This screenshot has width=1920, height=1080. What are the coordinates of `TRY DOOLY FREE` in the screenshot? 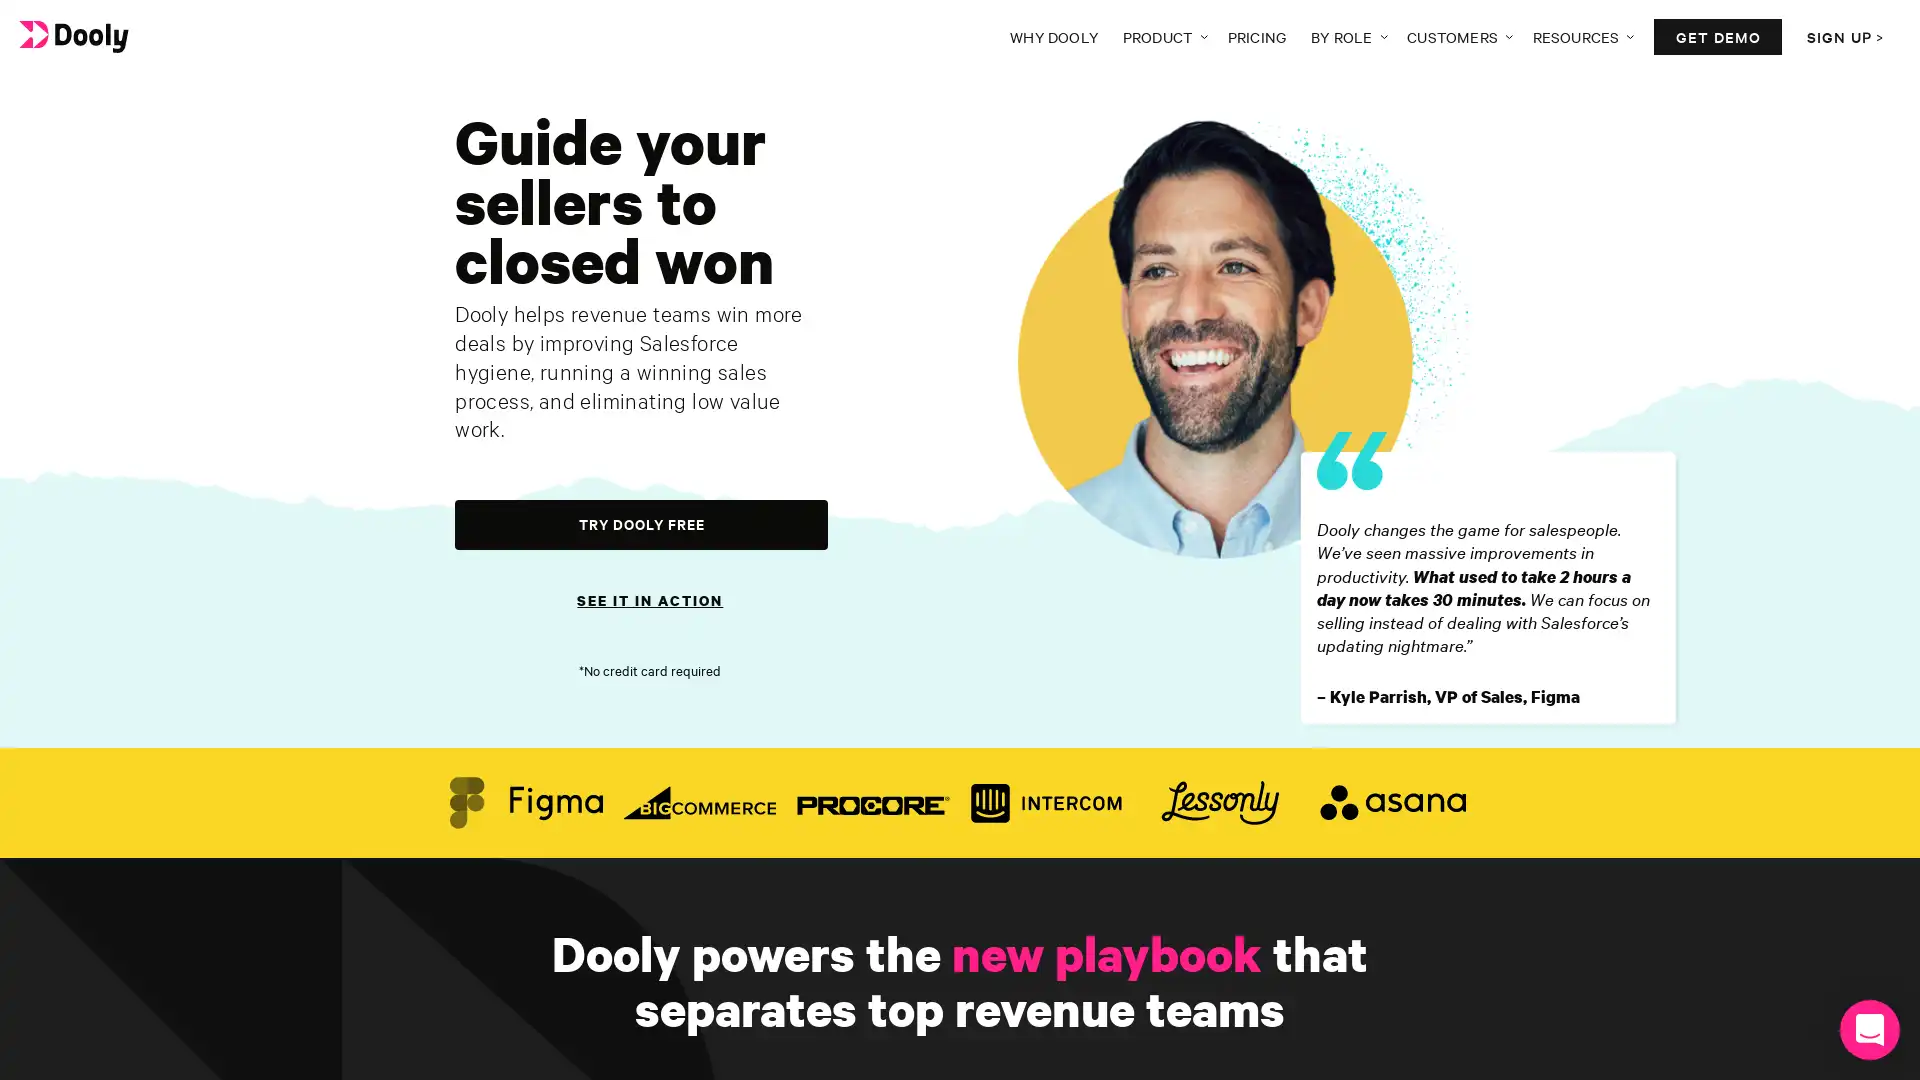 It's located at (641, 523).